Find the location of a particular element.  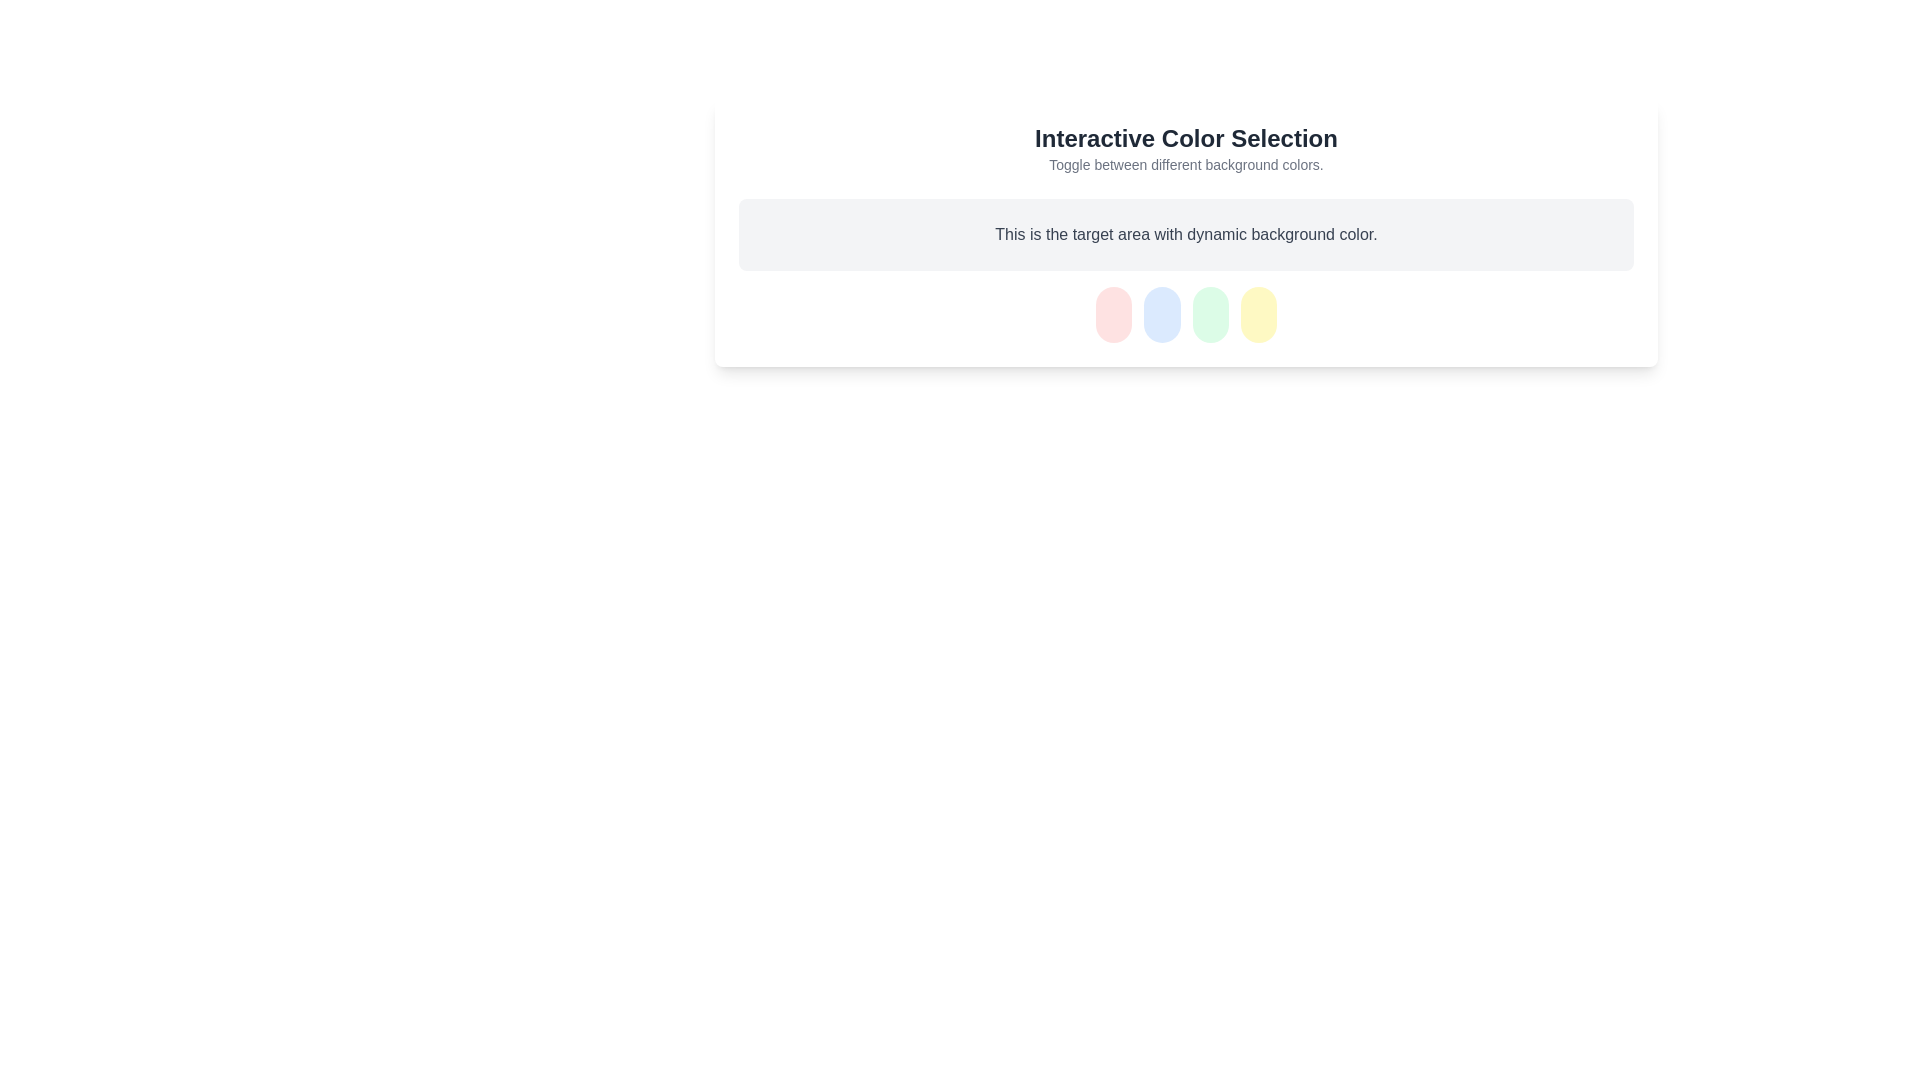

the text element that displays descriptive or instructional information, located centrally below the title 'Interactive Color Selection' and above the color toggles is located at coordinates (1186, 234).